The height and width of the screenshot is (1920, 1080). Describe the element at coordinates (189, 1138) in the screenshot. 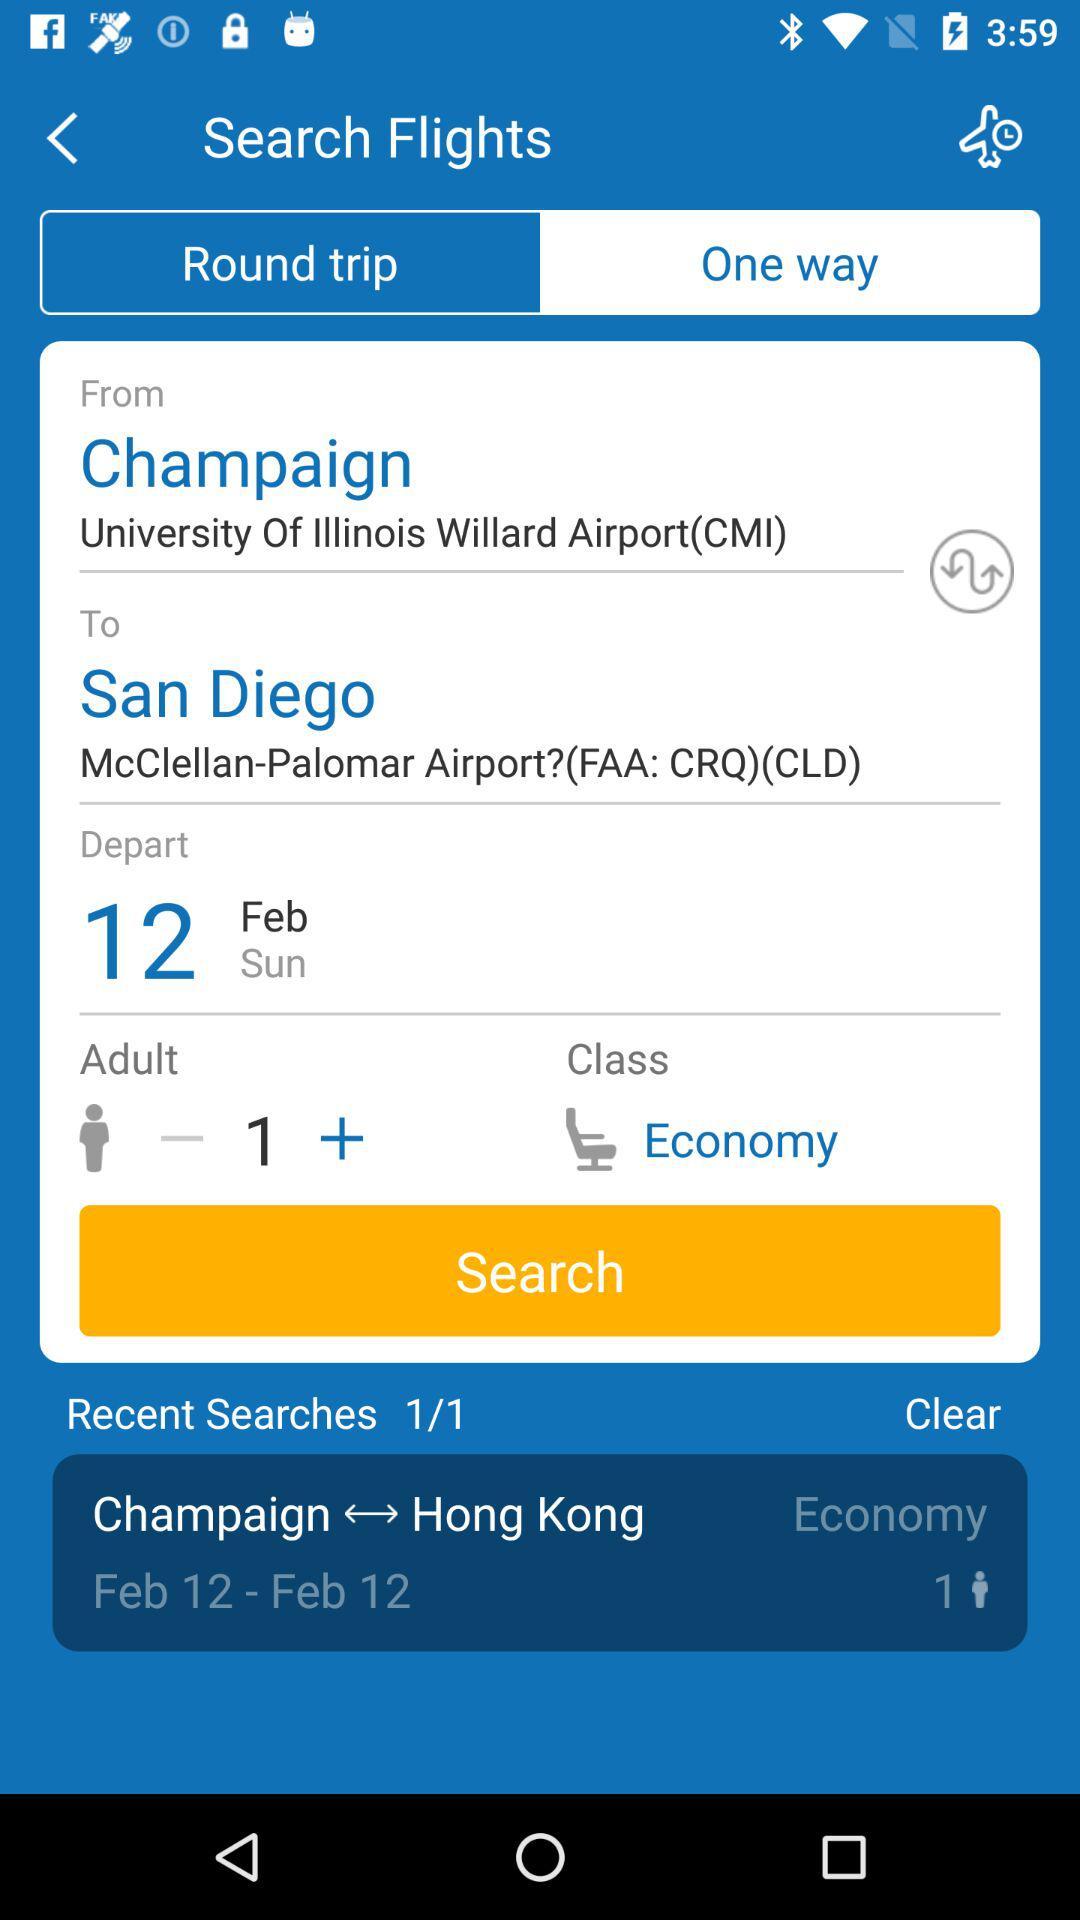

I see `decrease items` at that location.